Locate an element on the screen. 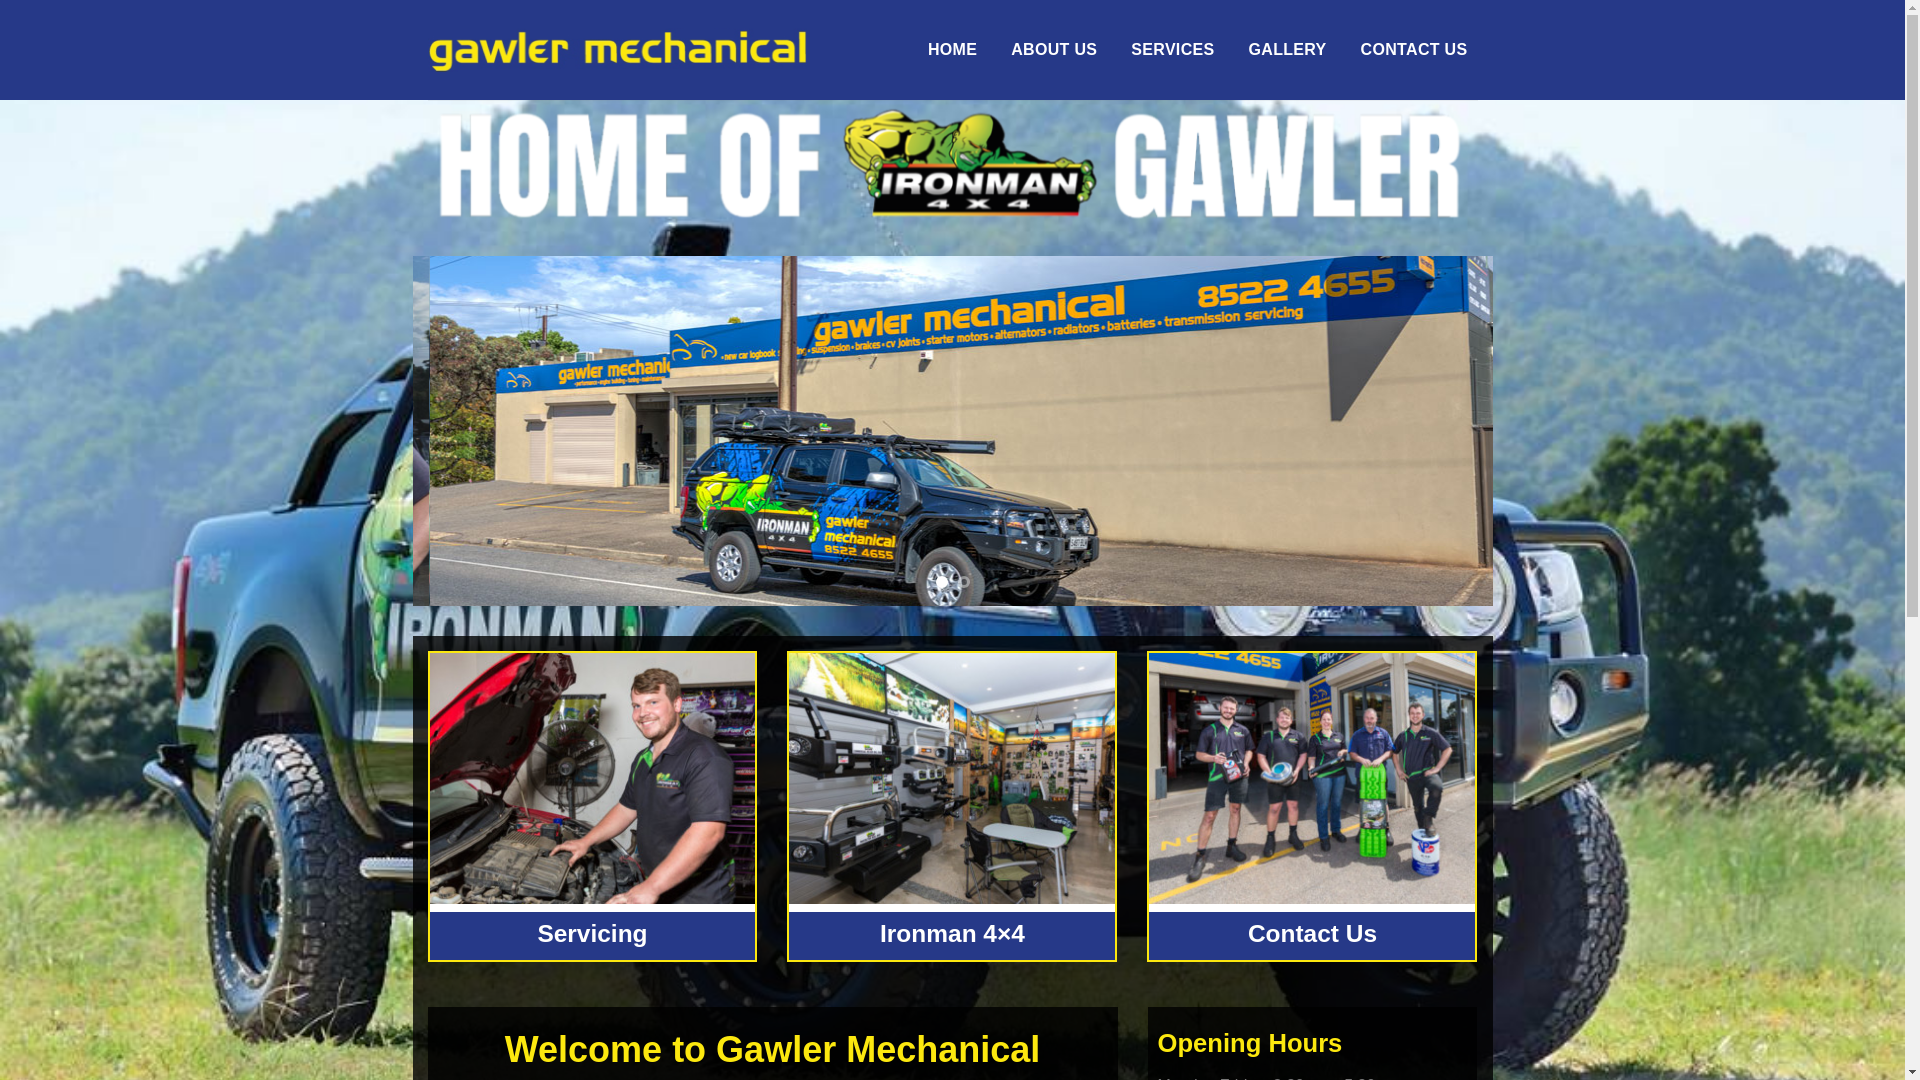  'Gawler Mechanical - Automotive Services' is located at coordinates (616, 48).